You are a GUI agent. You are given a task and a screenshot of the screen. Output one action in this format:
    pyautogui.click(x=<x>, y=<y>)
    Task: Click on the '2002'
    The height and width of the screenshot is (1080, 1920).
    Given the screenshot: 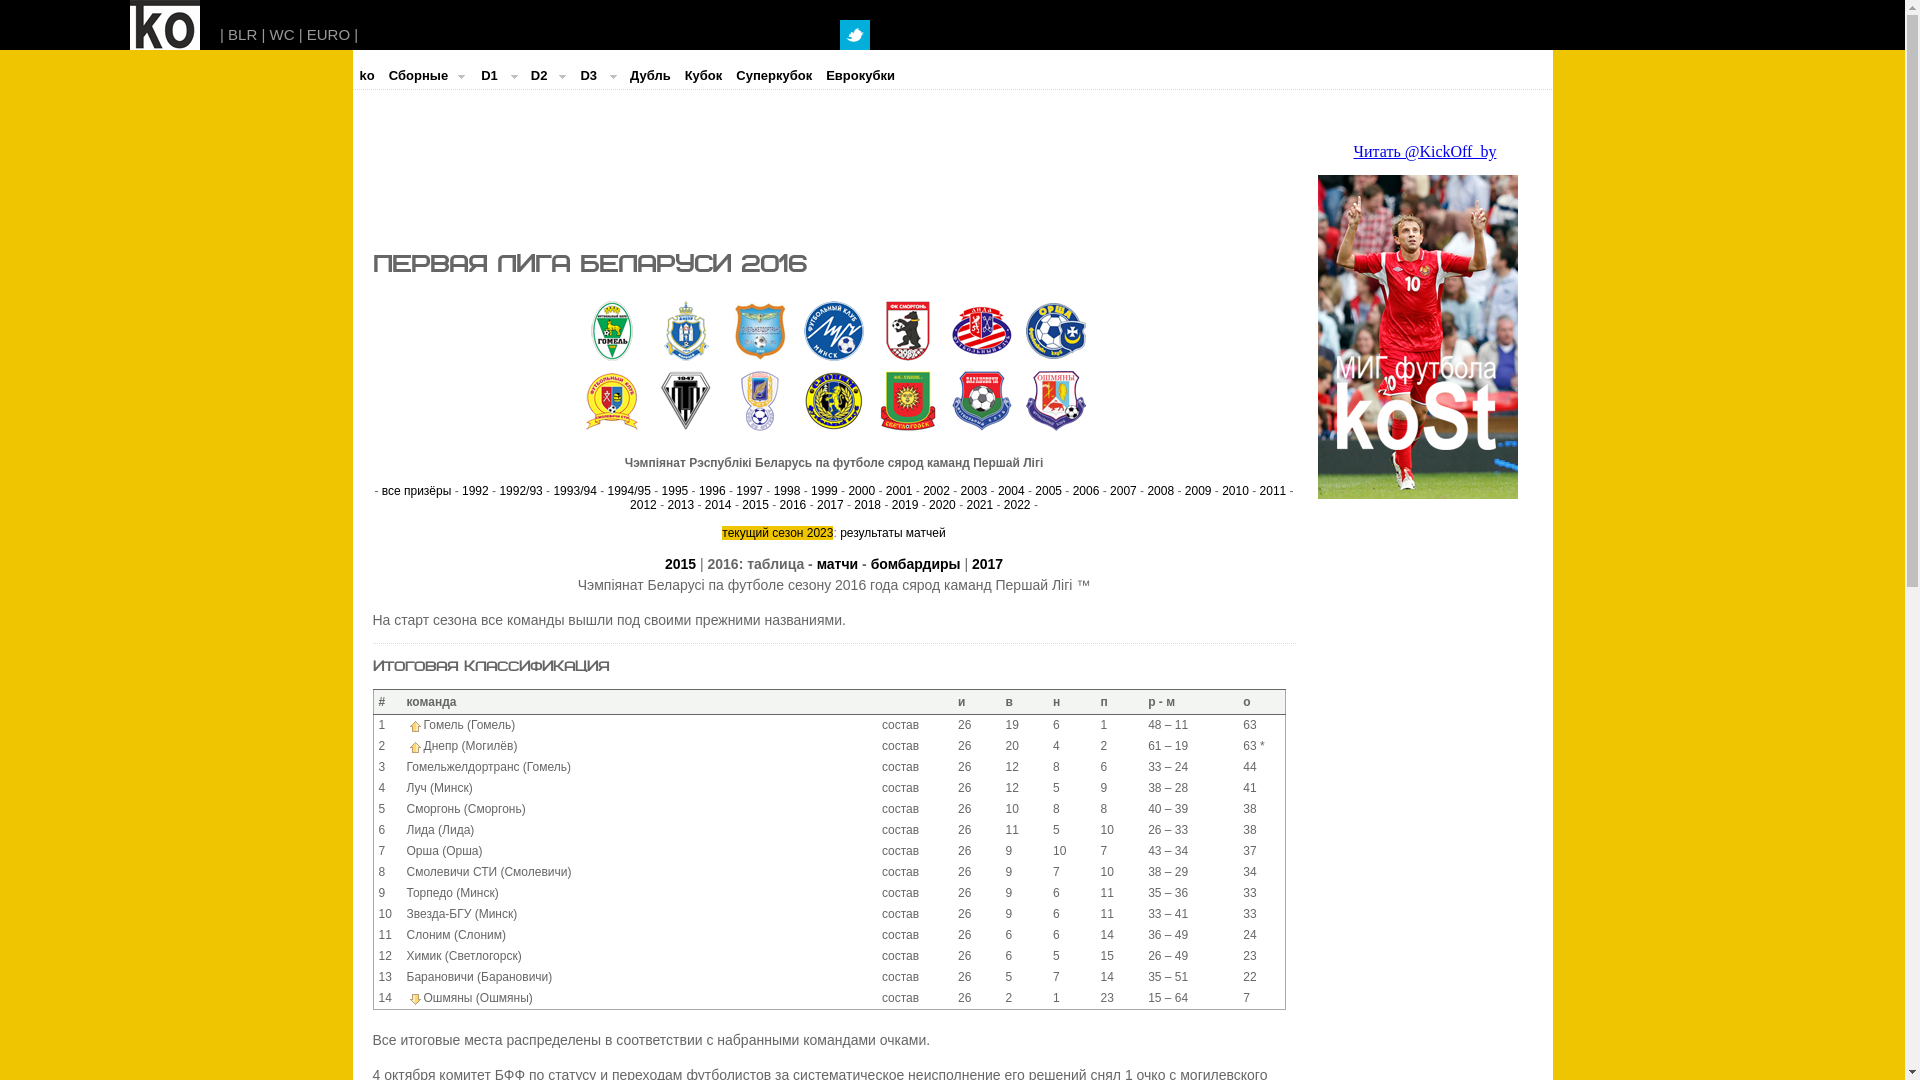 What is the action you would take?
    pyautogui.click(x=935, y=490)
    